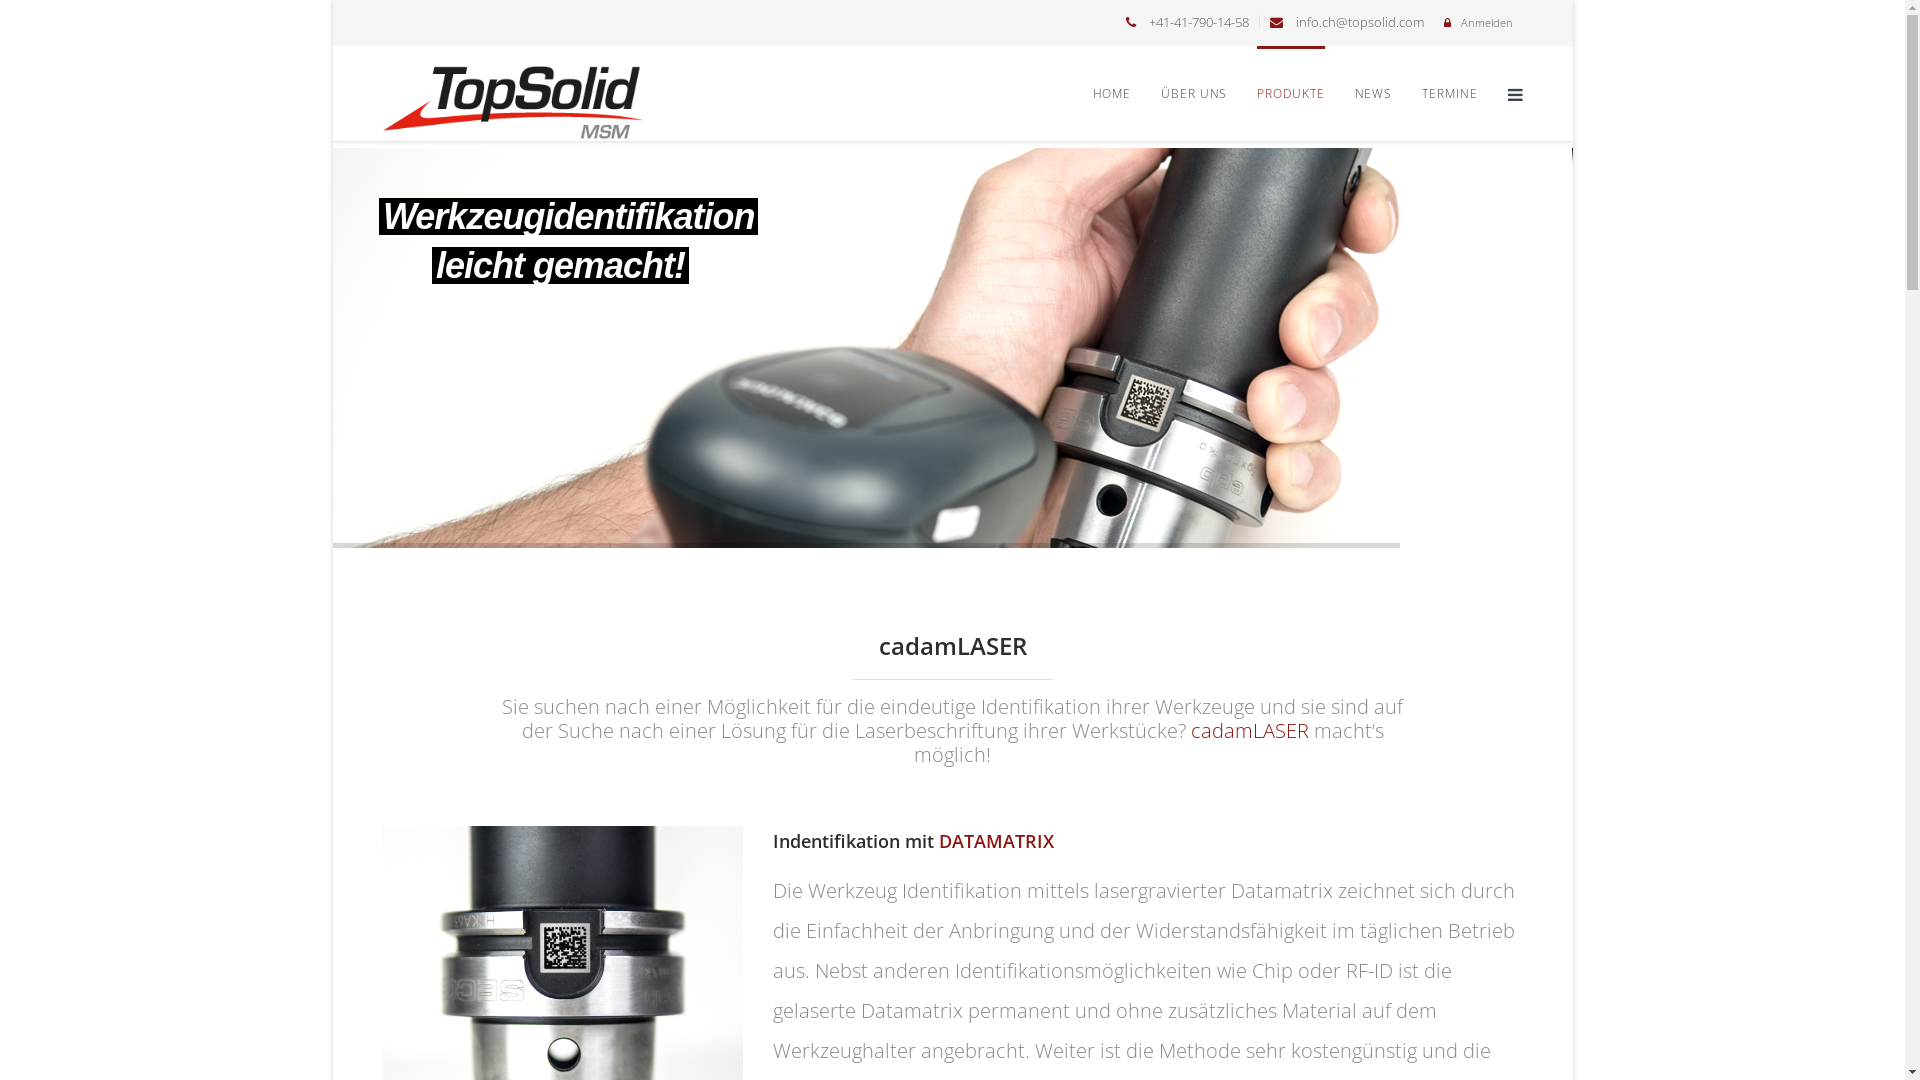 The height and width of the screenshot is (1080, 1920). I want to click on 'info.ch@topsolid.com', so click(1359, 22).